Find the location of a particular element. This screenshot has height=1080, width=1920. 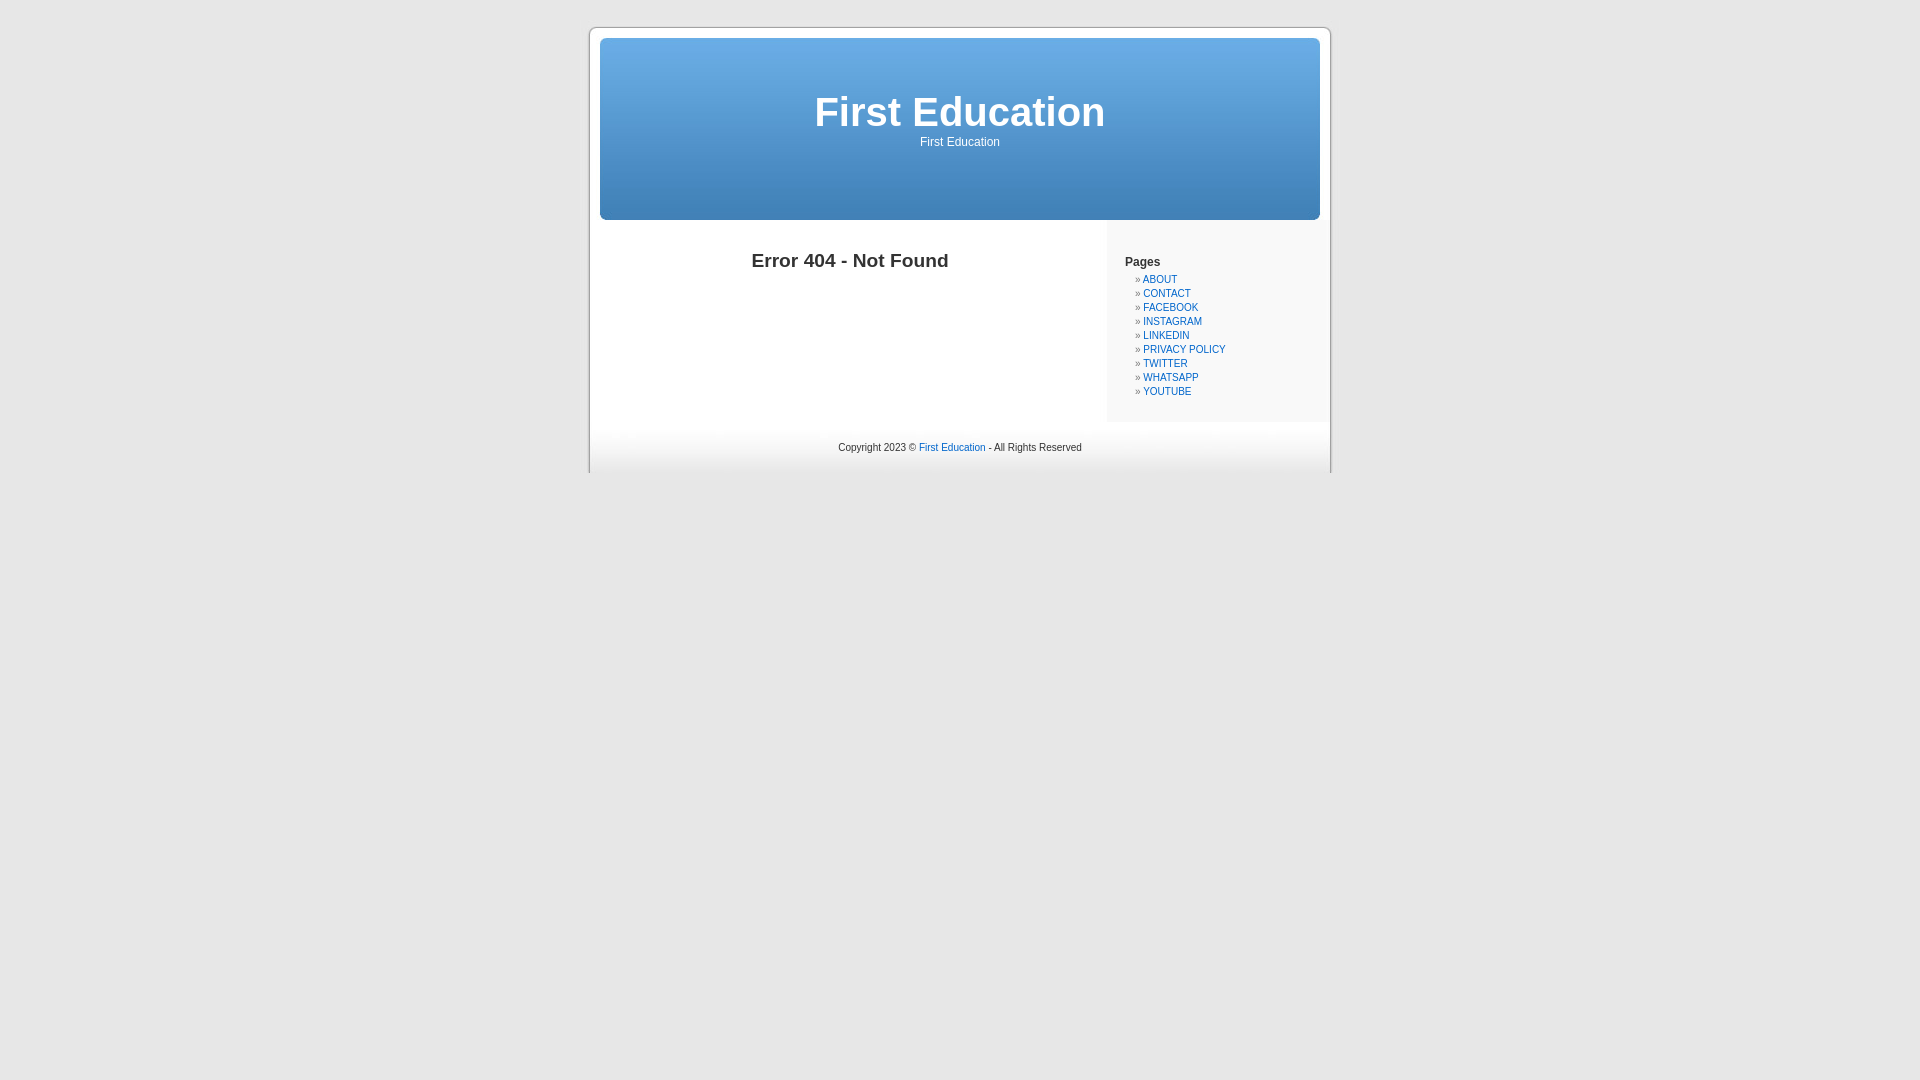

'First Education' is located at coordinates (951, 446).